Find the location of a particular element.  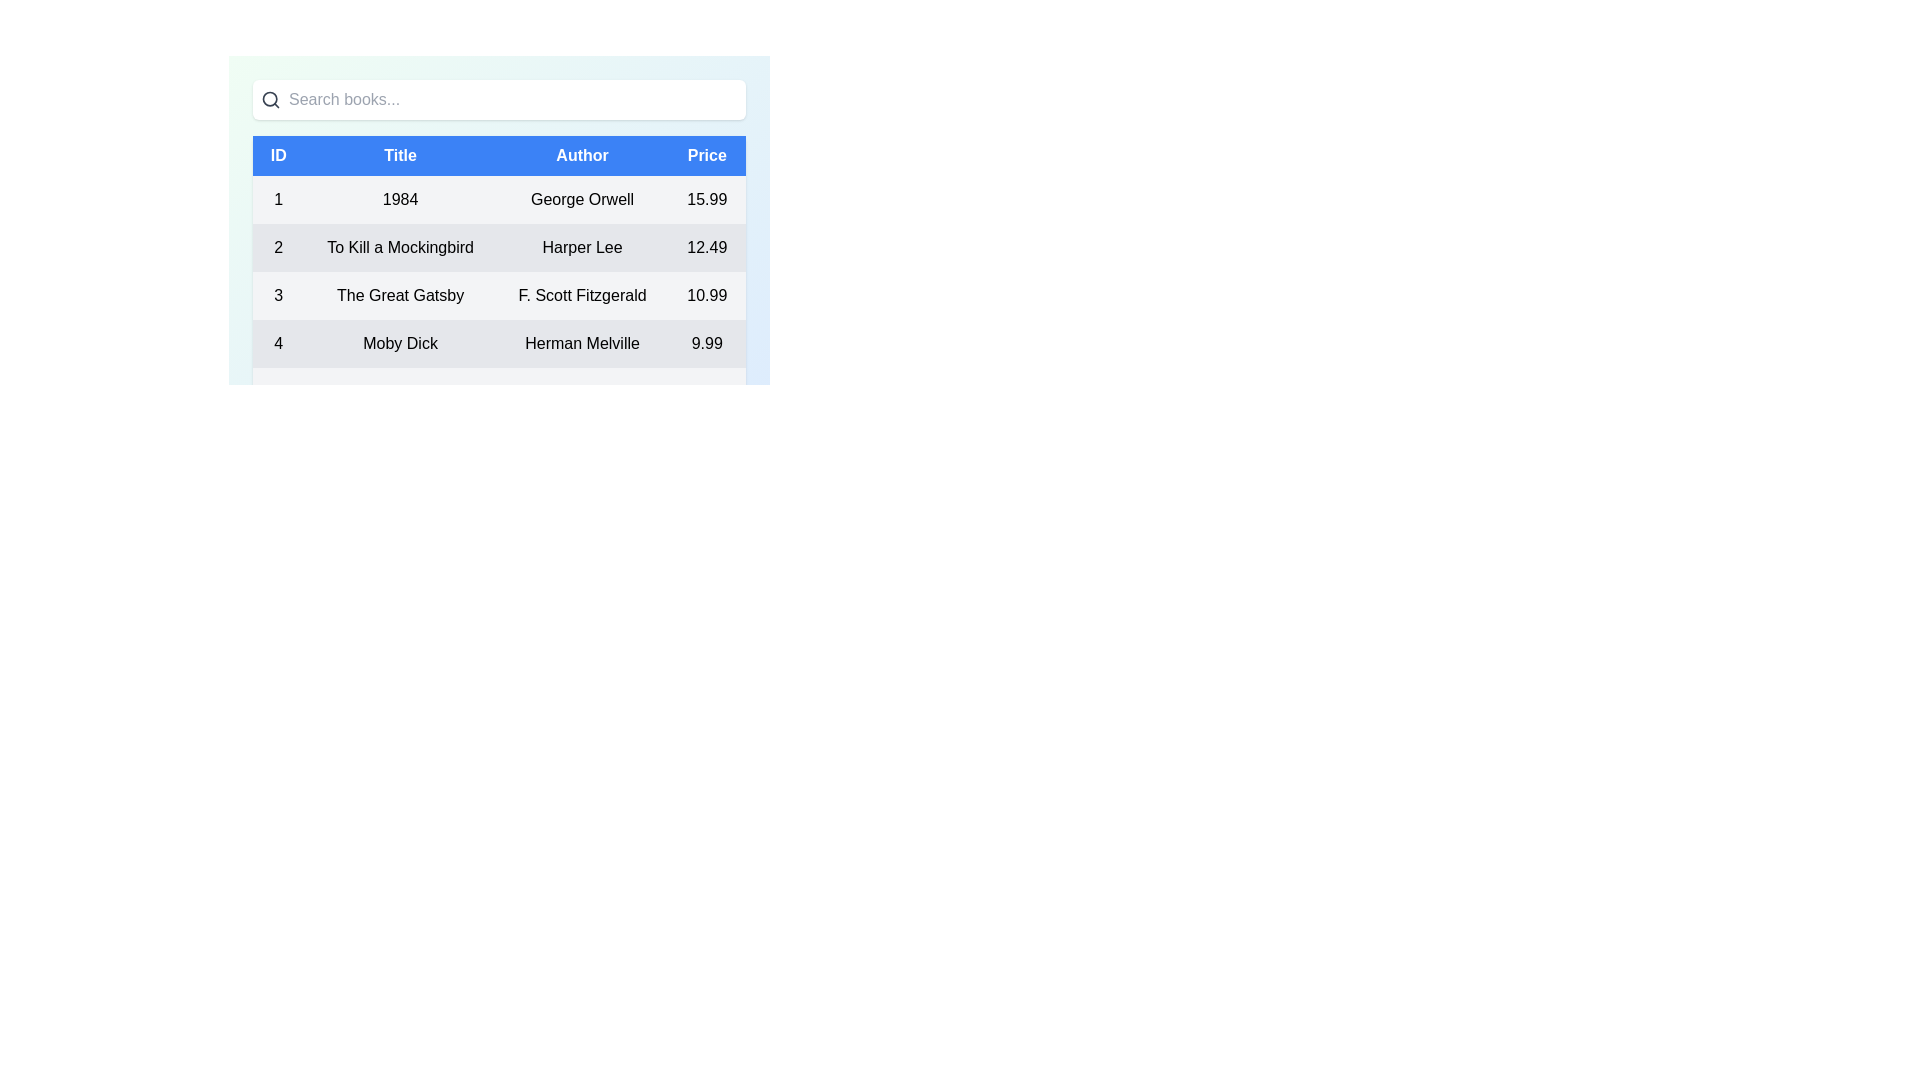

the numerical value '4' displayed in a bold, large font within the first cell of the fourth row in the tabular data structure, corresponding to the 'ID' field for the book 'Moby Dick' is located at coordinates (277, 342).